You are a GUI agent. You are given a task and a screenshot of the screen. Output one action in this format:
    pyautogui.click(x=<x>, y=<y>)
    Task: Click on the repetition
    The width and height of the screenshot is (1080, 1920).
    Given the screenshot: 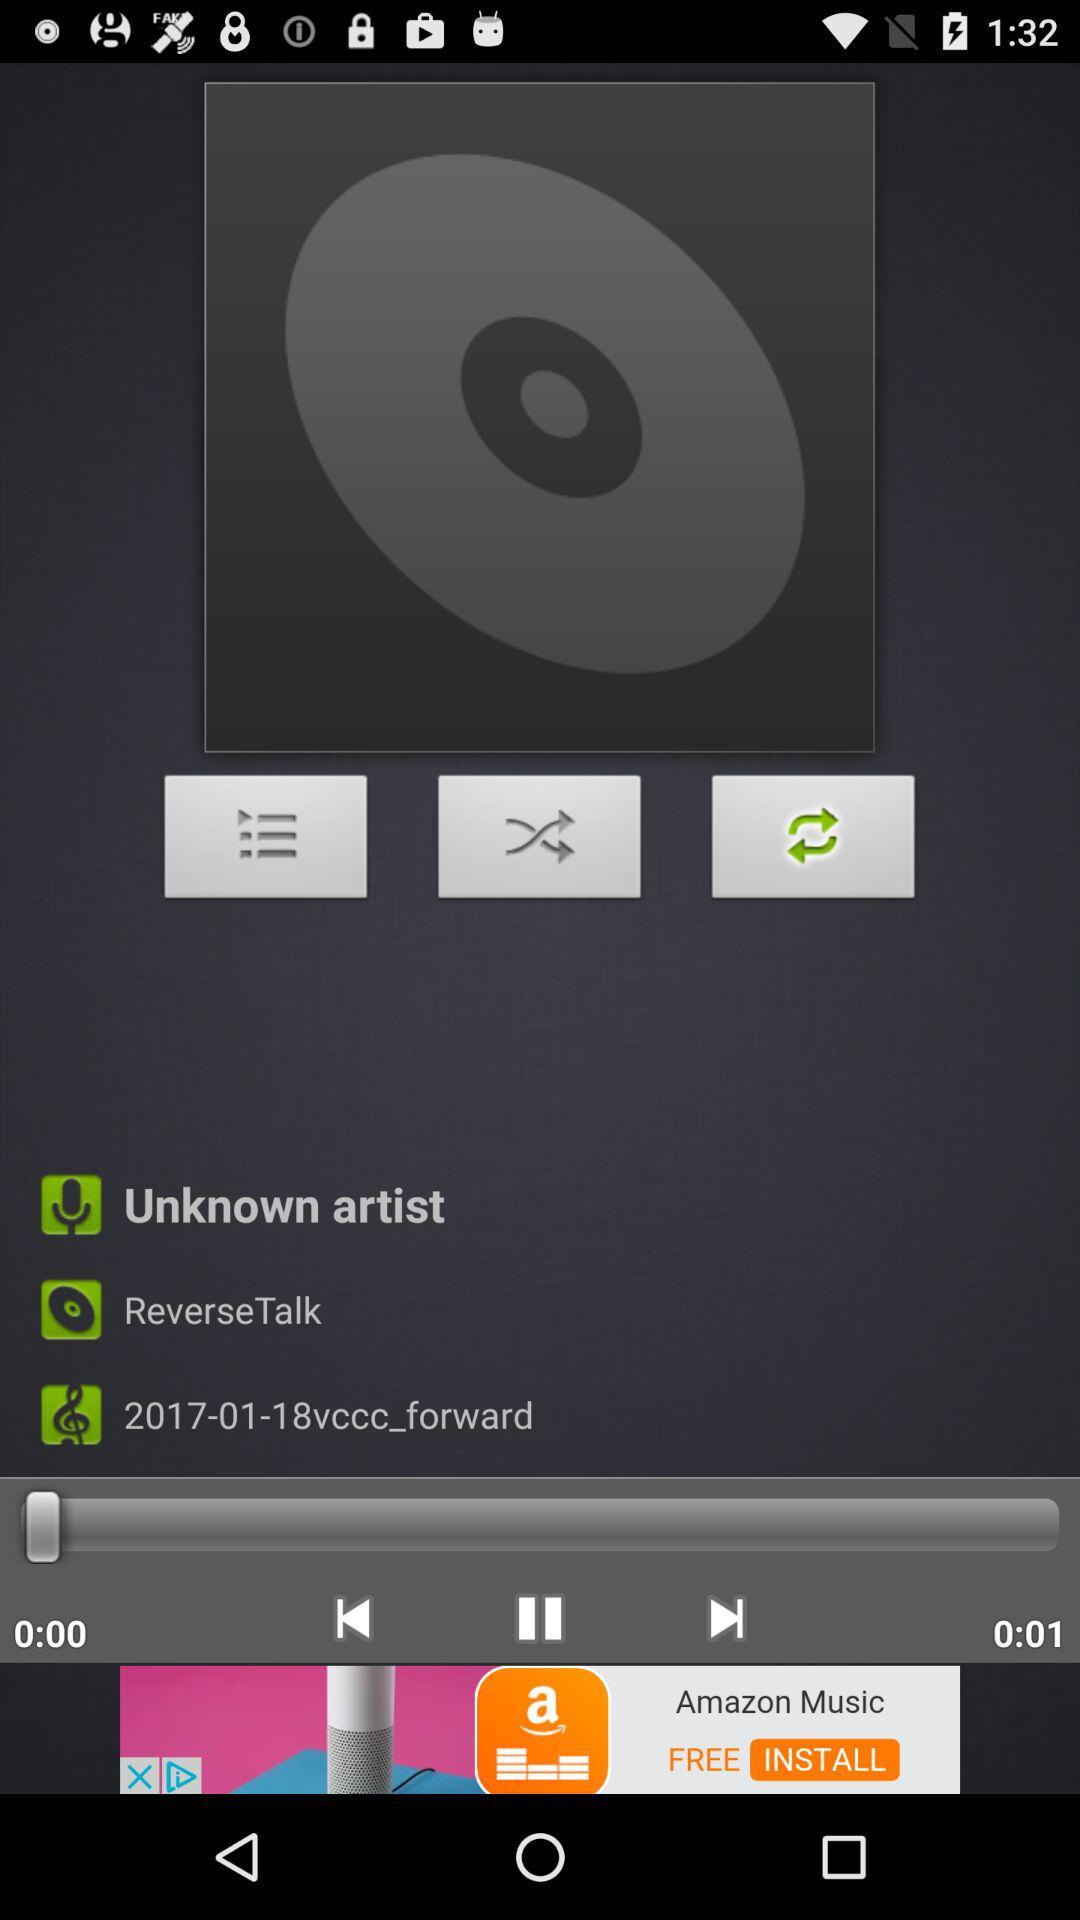 What is the action you would take?
    pyautogui.click(x=813, y=842)
    